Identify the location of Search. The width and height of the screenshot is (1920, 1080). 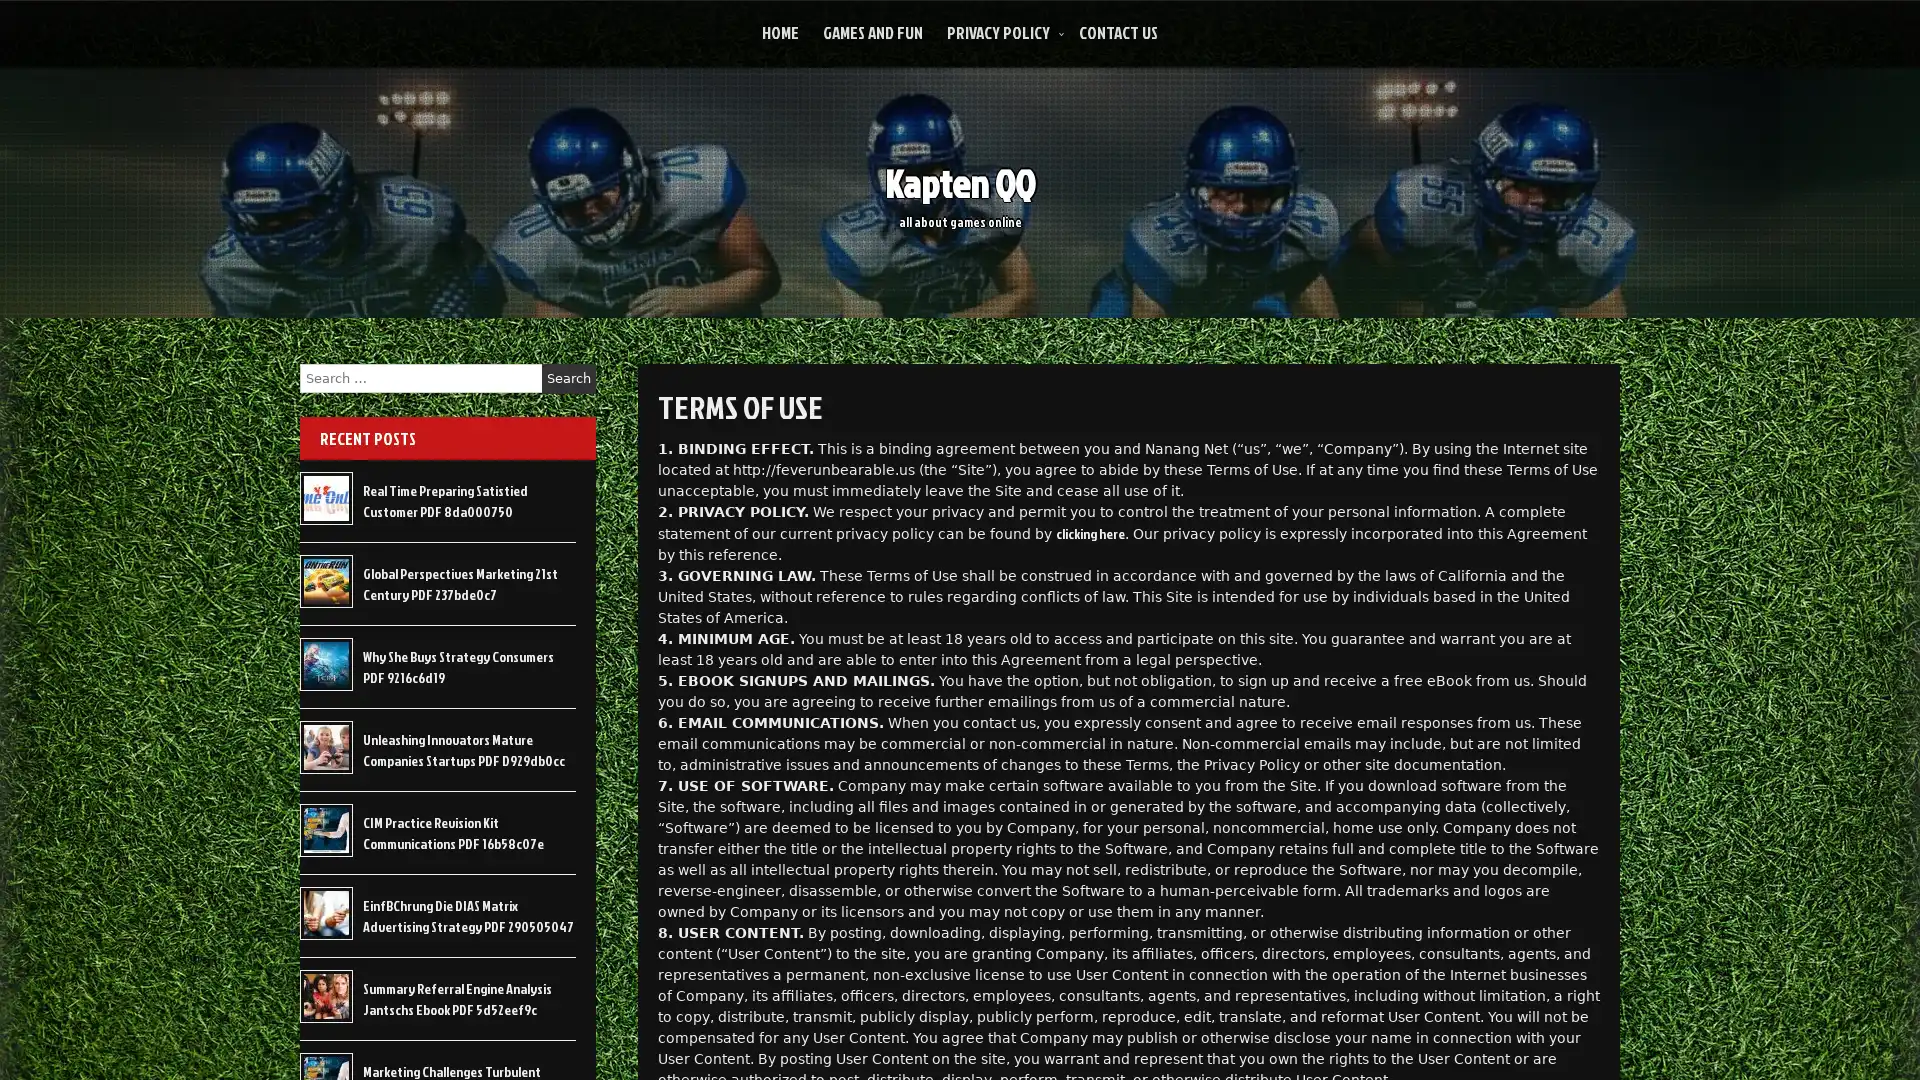
(568, 378).